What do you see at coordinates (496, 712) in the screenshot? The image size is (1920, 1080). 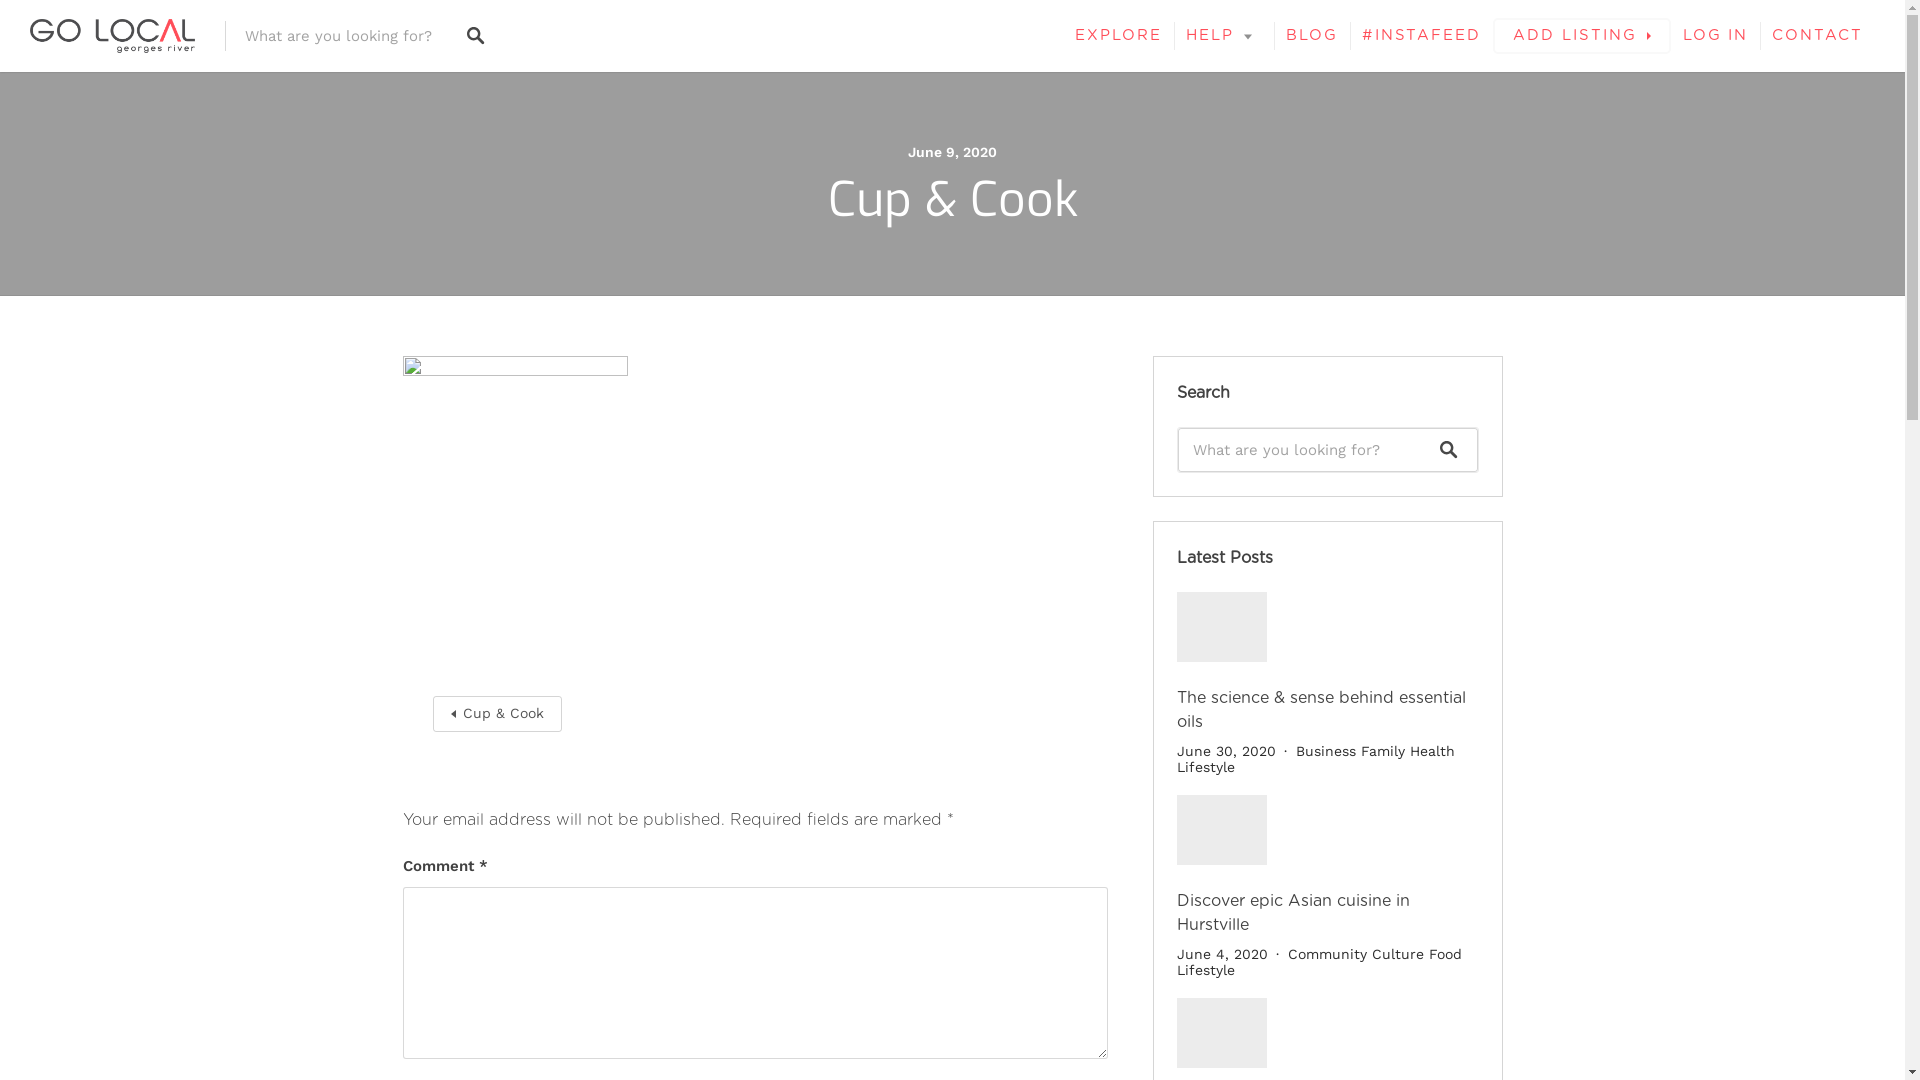 I see `'Cup & Cook'` at bounding box center [496, 712].